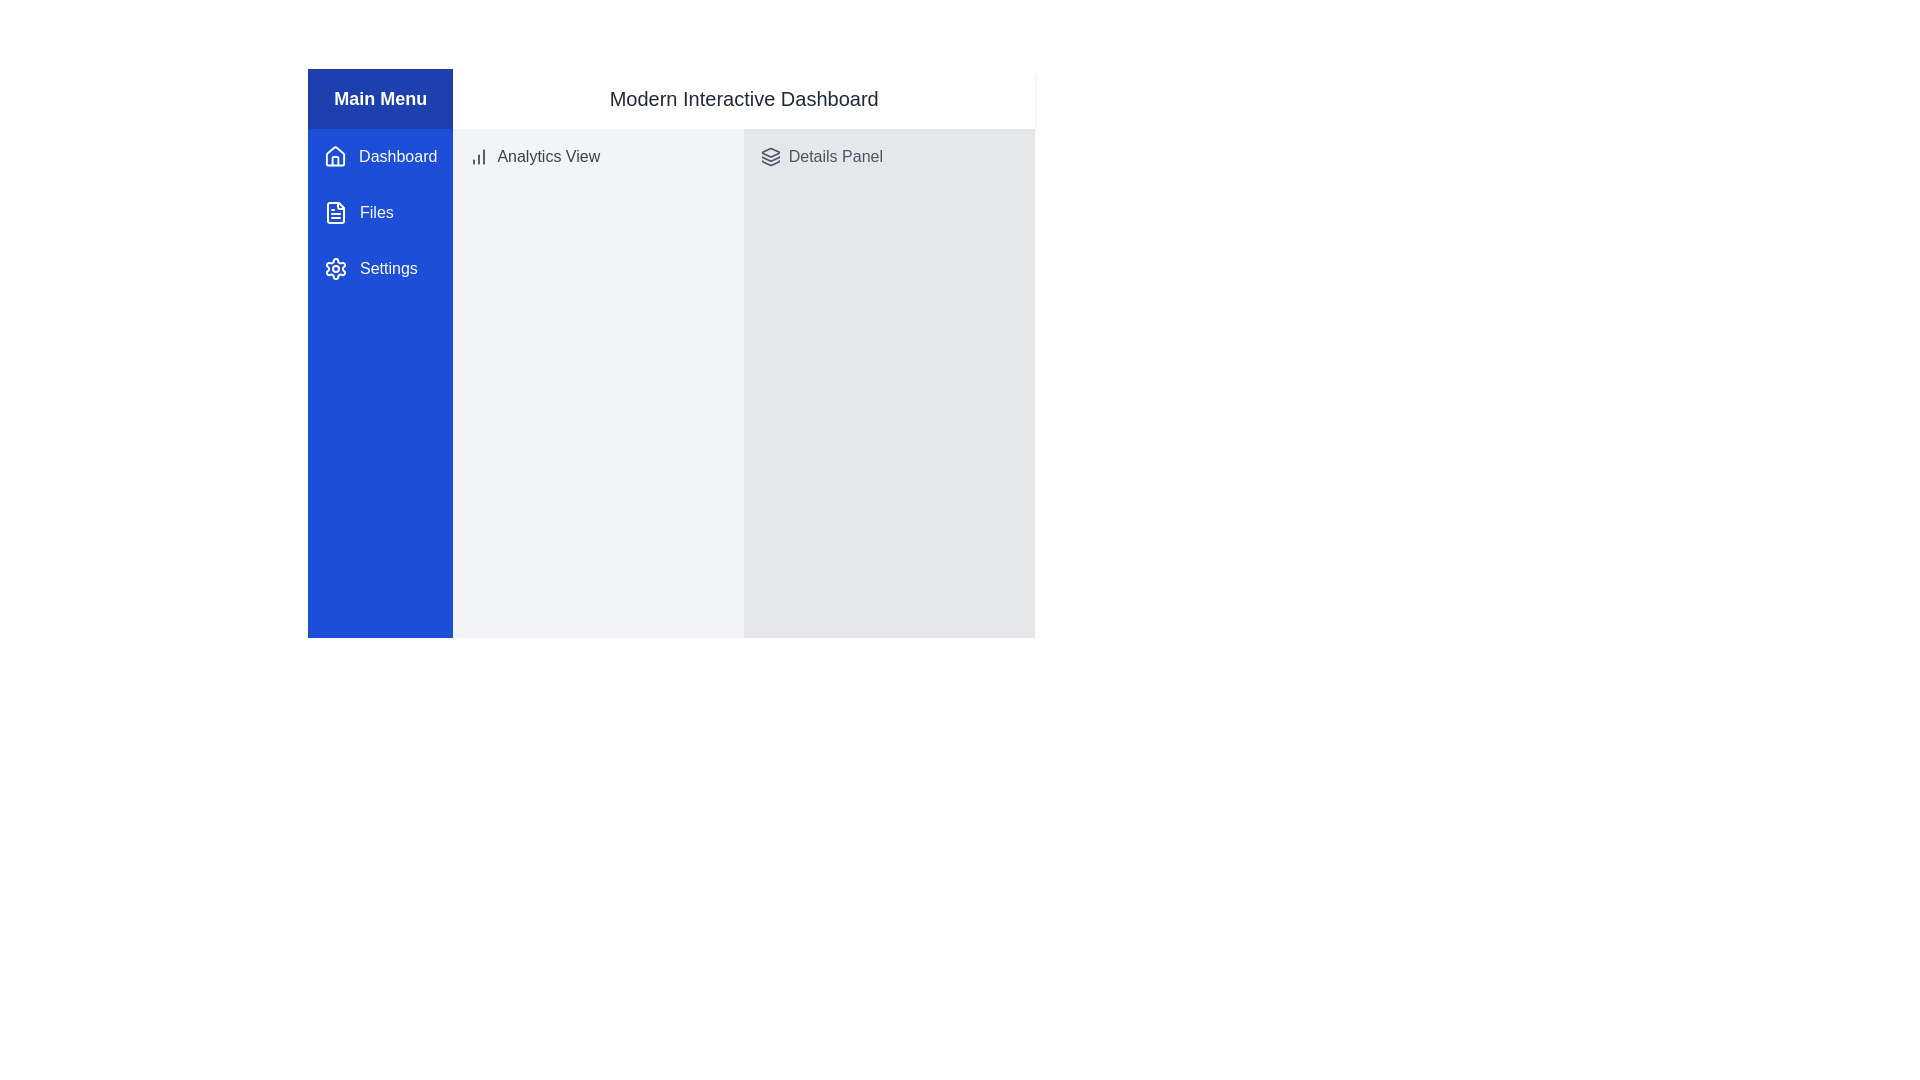 The height and width of the screenshot is (1080, 1920). Describe the element at coordinates (769, 156) in the screenshot. I see `the layered icon in the 'Details Panel' section, which is located to the left of the text 'Details Panel'` at that location.